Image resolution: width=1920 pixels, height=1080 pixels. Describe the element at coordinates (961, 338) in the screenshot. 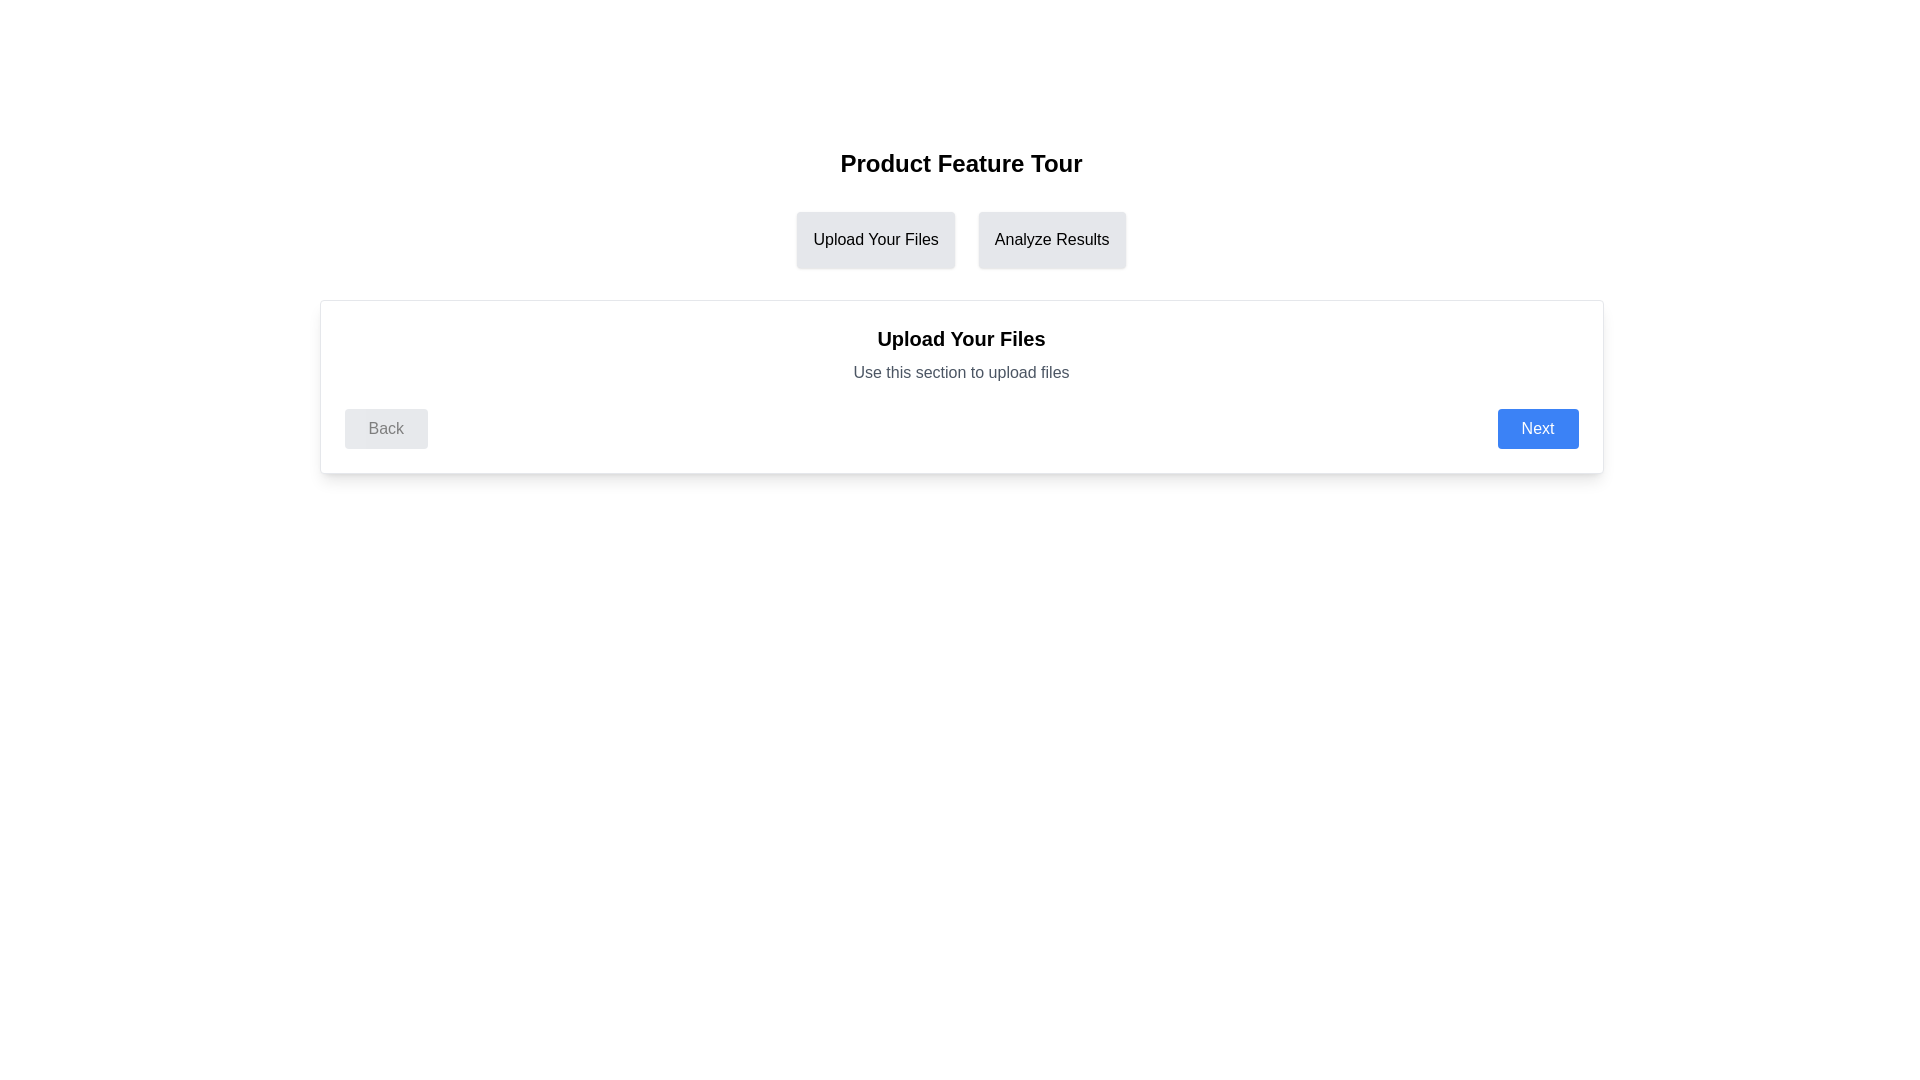

I see `the prominent Text Label displaying 'Upload Your Files', which is located above the description text 'Use this section to upload files'` at that location.